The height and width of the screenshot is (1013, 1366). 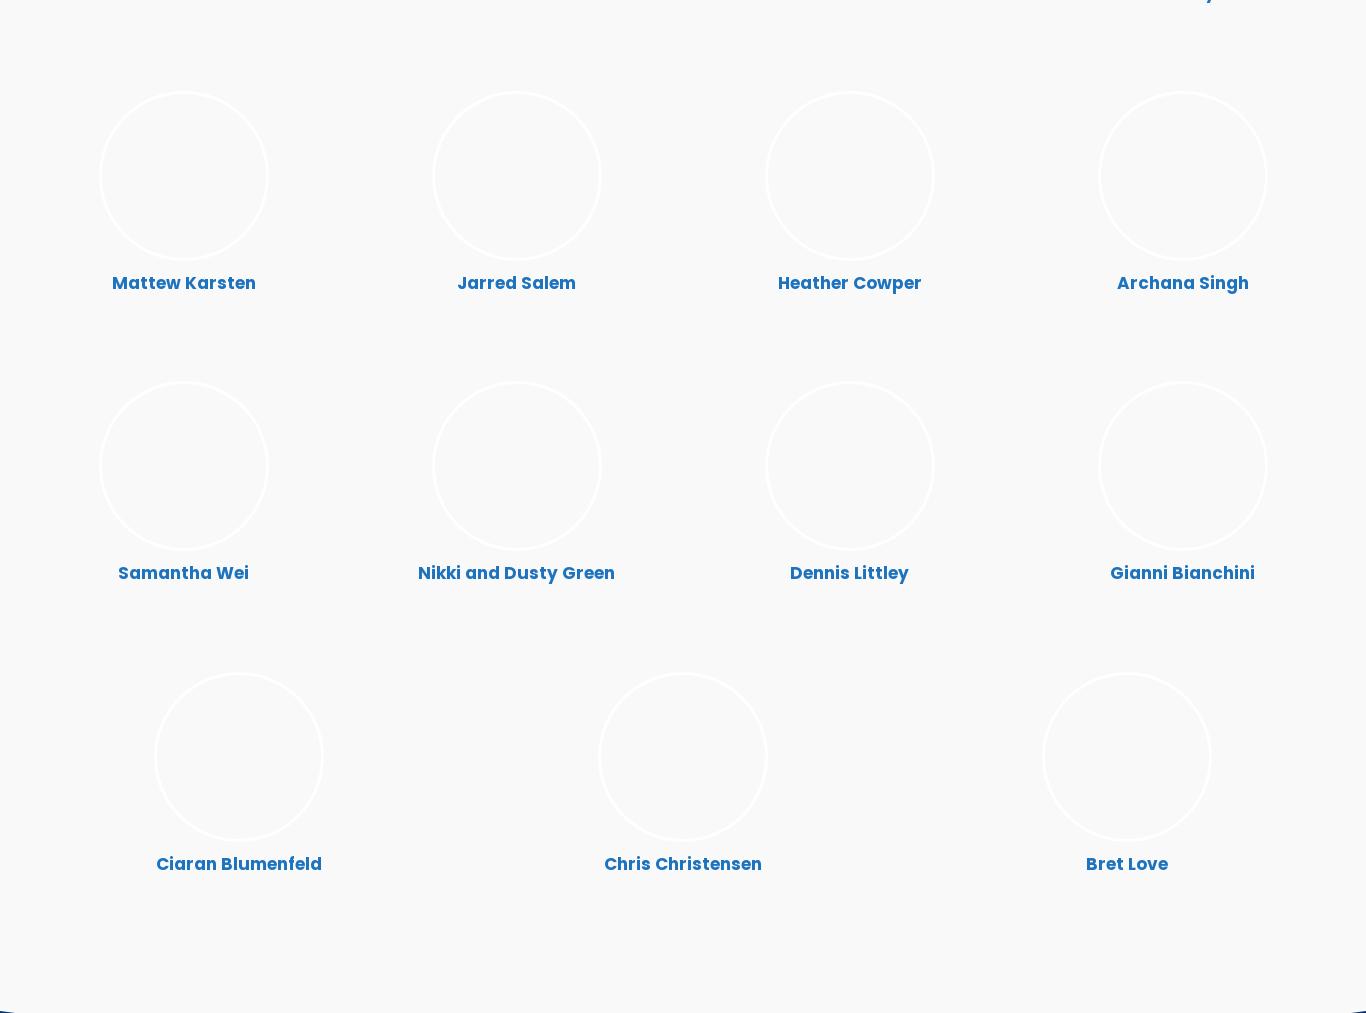 What do you see at coordinates (683, 861) in the screenshot?
I see `'Chris Christensen'` at bounding box center [683, 861].